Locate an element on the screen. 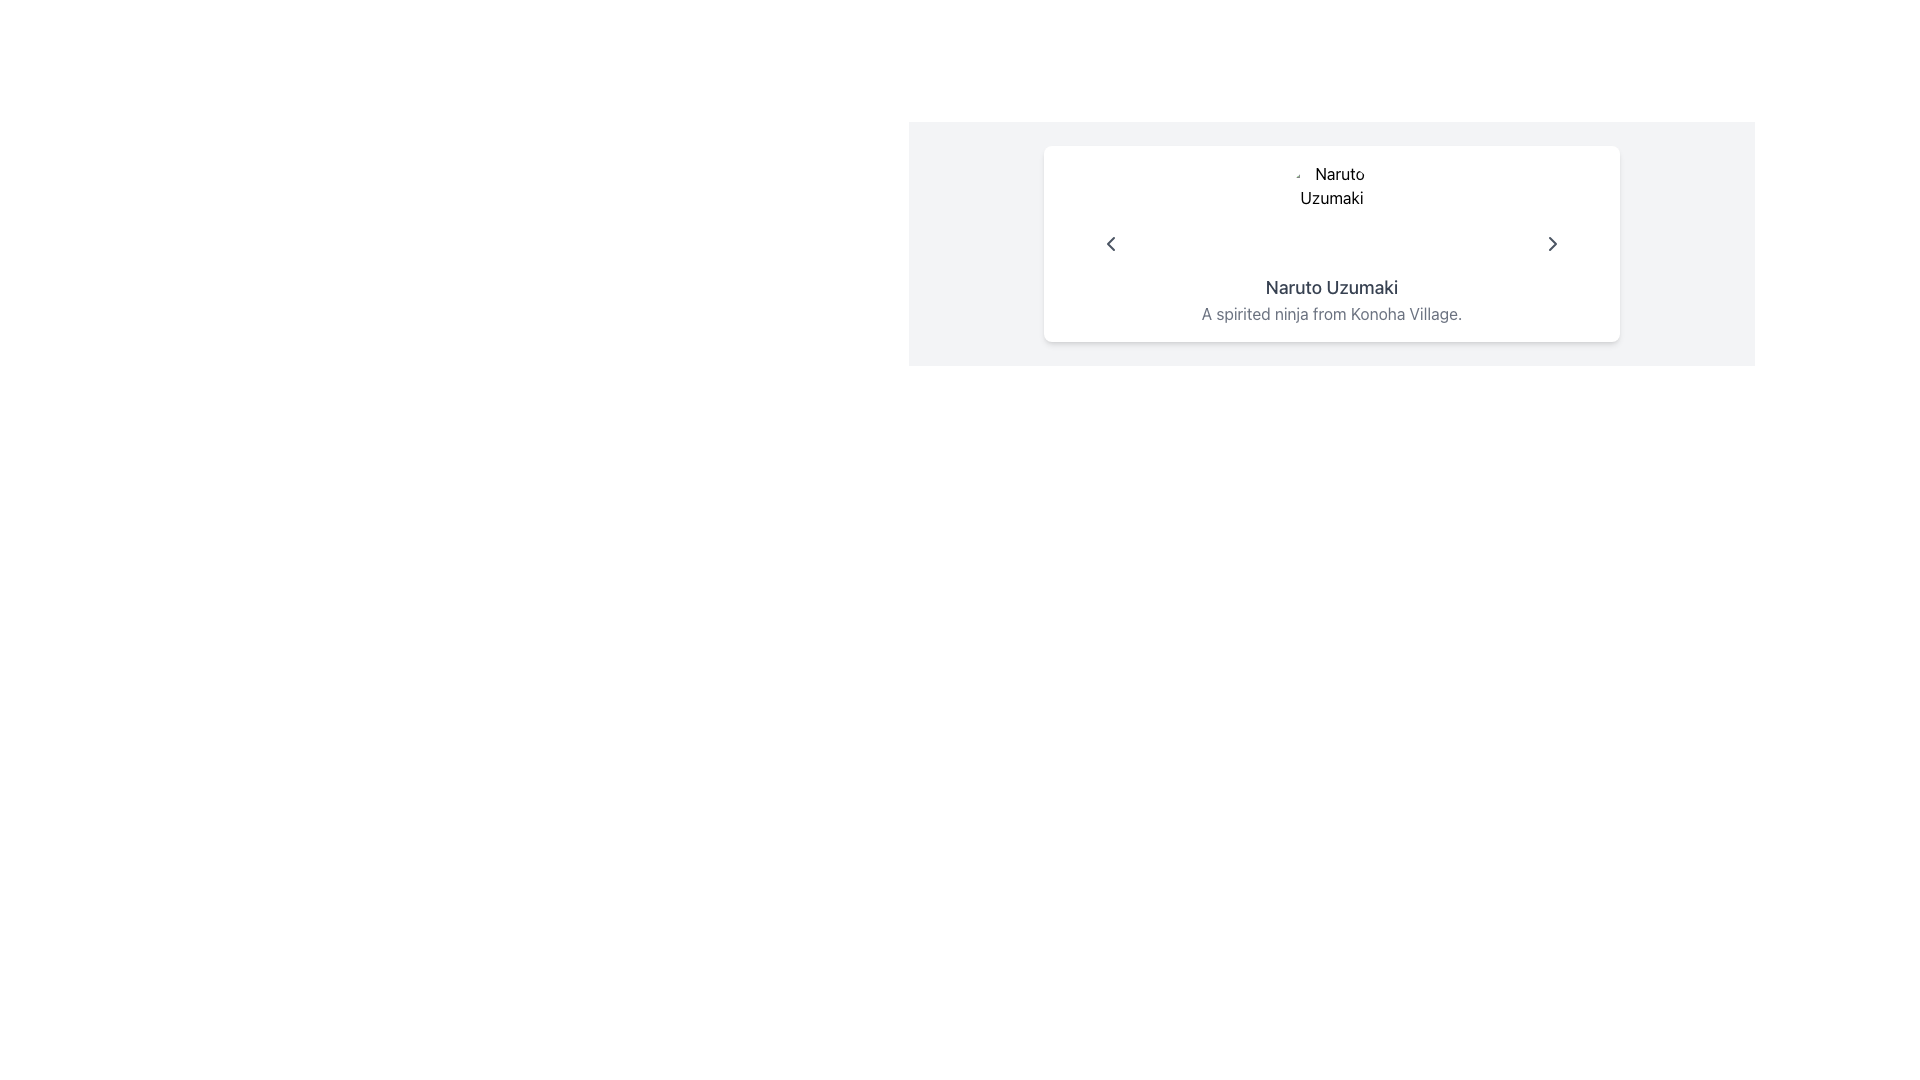 The height and width of the screenshot is (1080, 1920). the textual description in gray font reading 'A spirited ninja from Konoha Village.' which is located below the title 'Naruto Uzumaki.' is located at coordinates (1331, 313).